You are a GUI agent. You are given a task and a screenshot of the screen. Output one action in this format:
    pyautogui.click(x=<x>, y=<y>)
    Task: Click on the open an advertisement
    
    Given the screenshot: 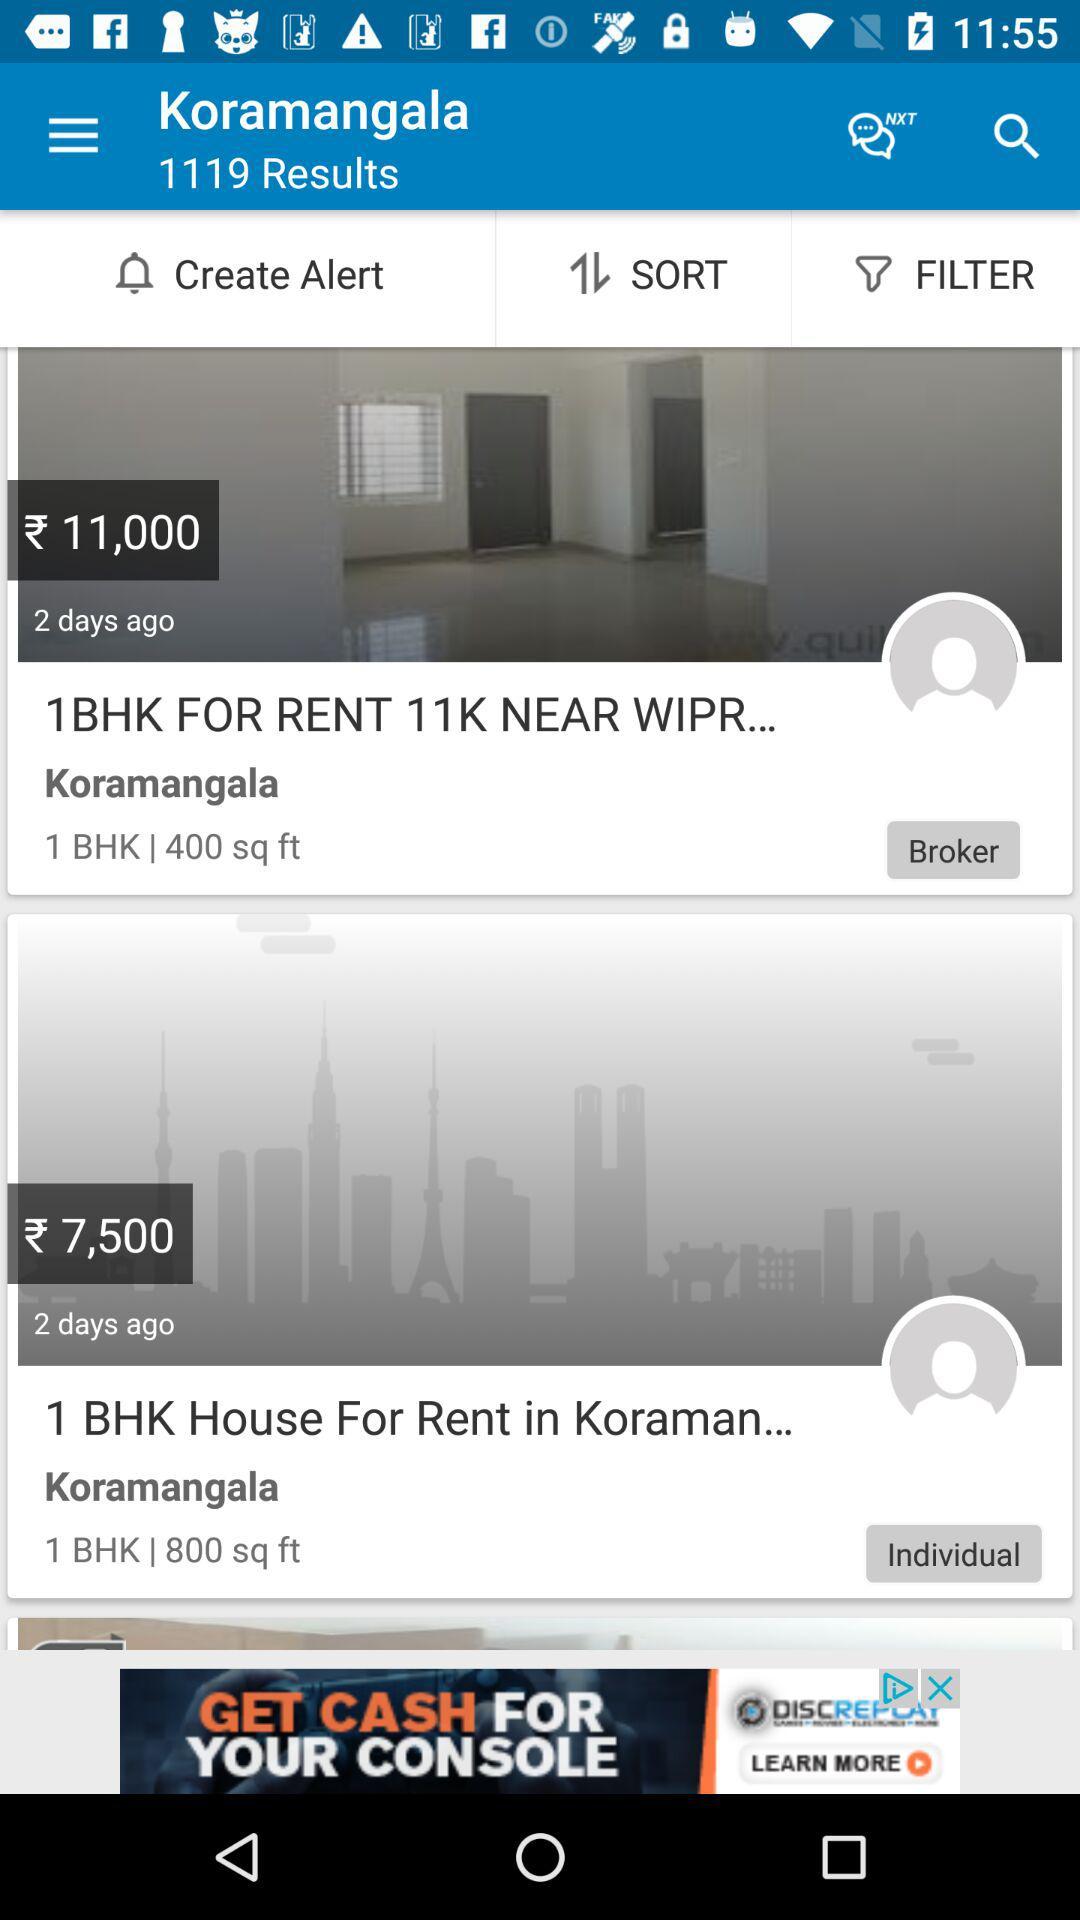 What is the action you would take?
    pyautogui.click(x=540, y=1730)
    